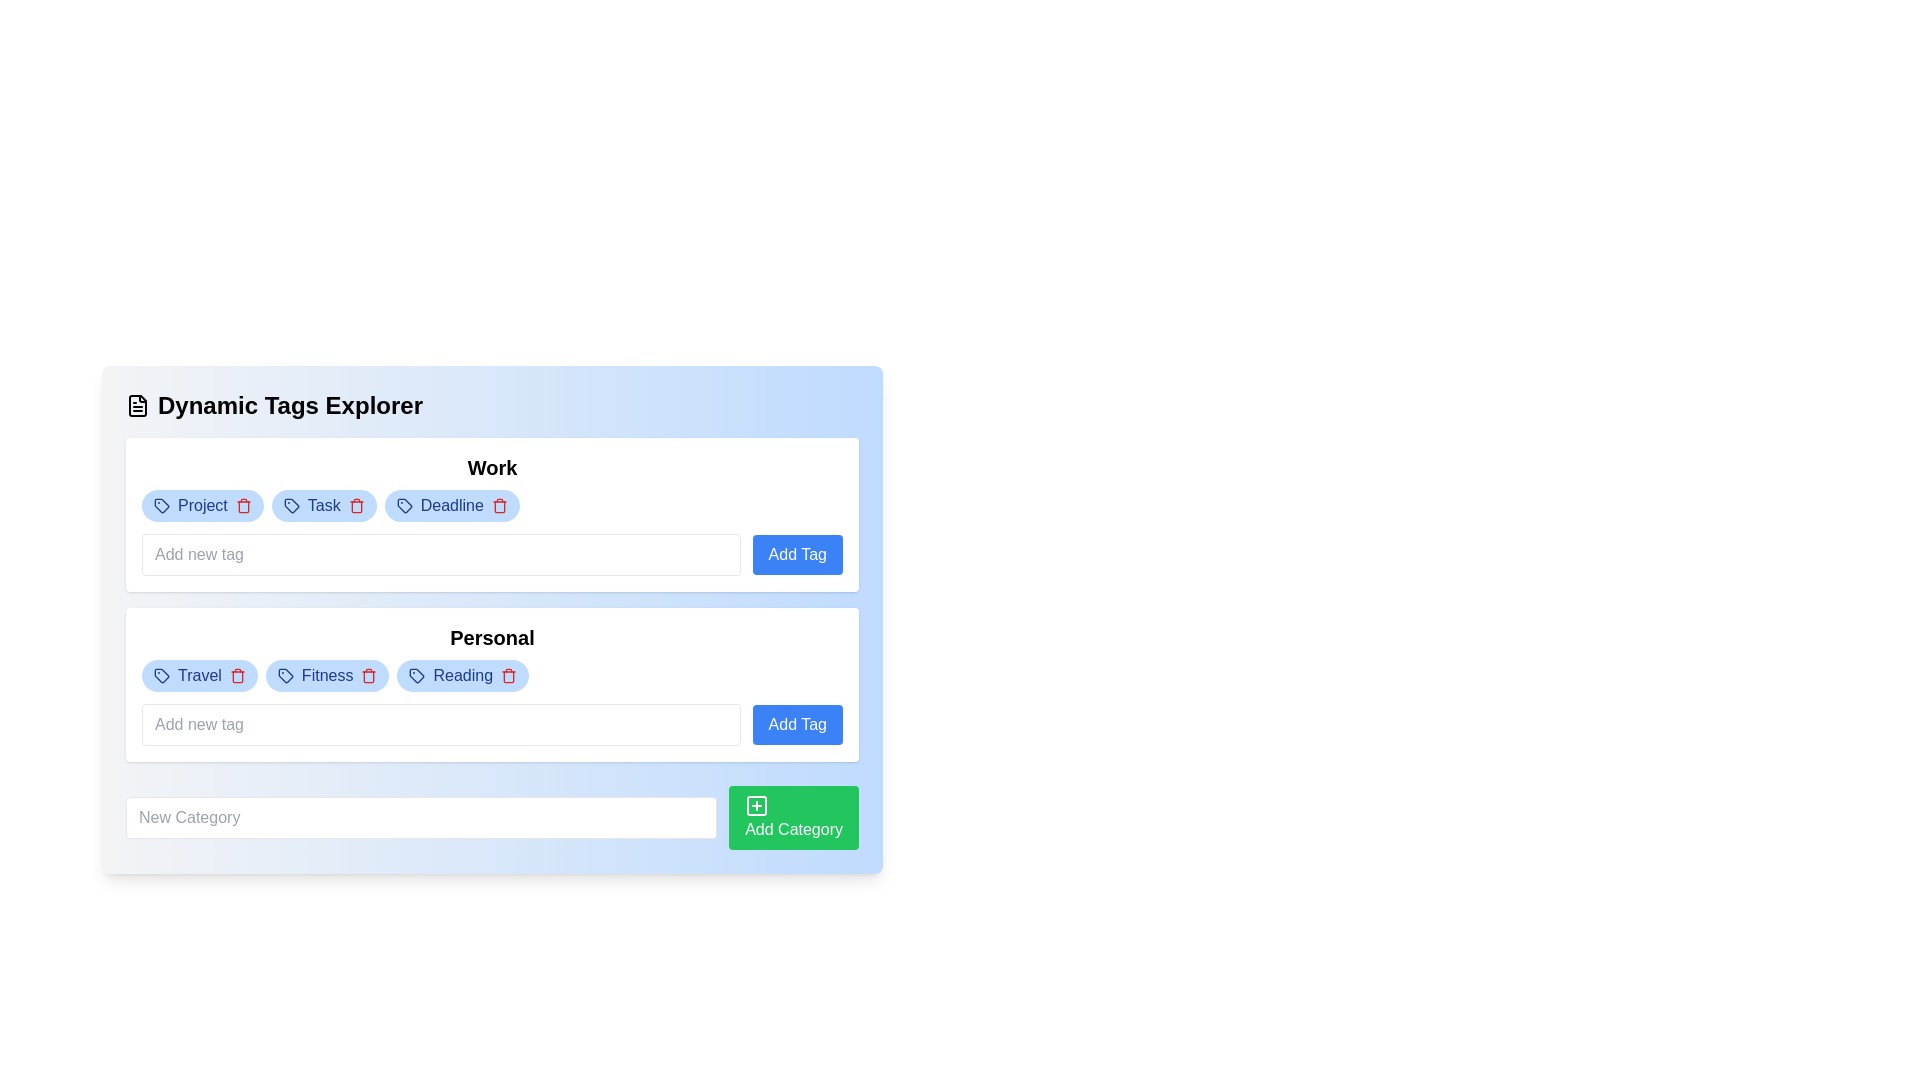 The width and height of the screenshot is (1920, 1080). I want to click on the red delete icon on the 'Deadline' tag, so click(451, 504).